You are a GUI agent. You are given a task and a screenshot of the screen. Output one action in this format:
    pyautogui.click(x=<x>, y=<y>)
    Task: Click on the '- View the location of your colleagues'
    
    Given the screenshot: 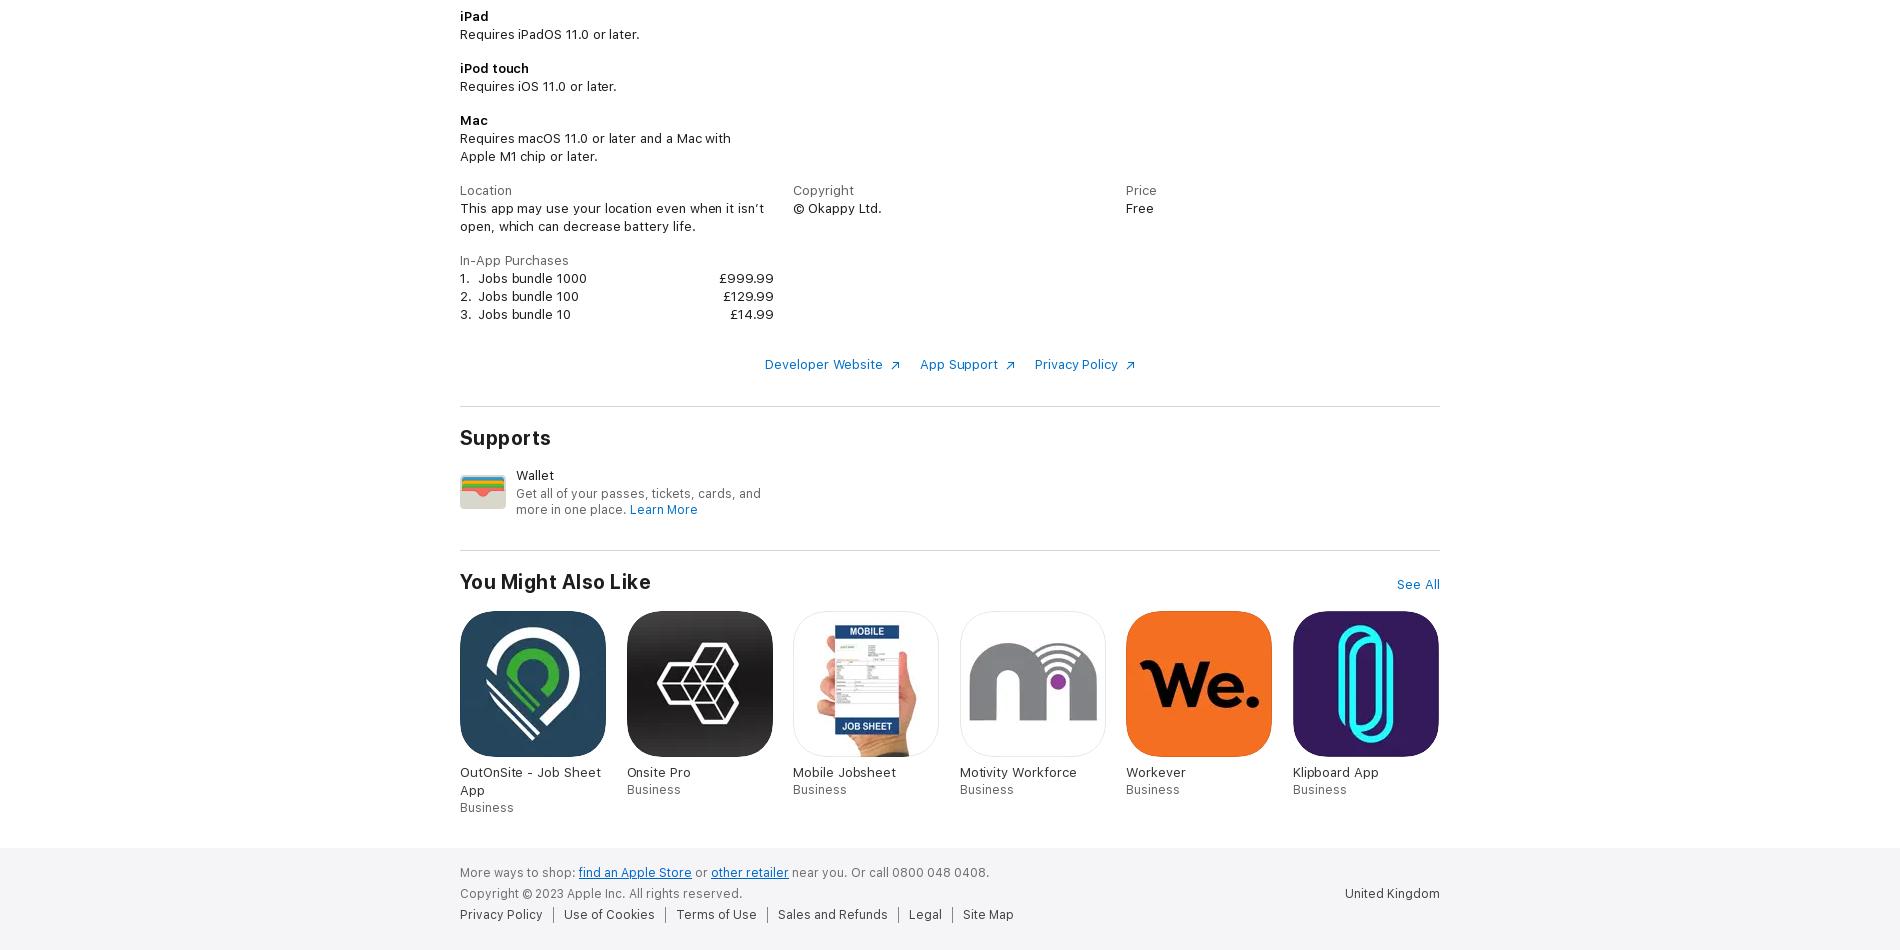 What is the action you would take?
    pyautogui.click(x=577, y=20)
    